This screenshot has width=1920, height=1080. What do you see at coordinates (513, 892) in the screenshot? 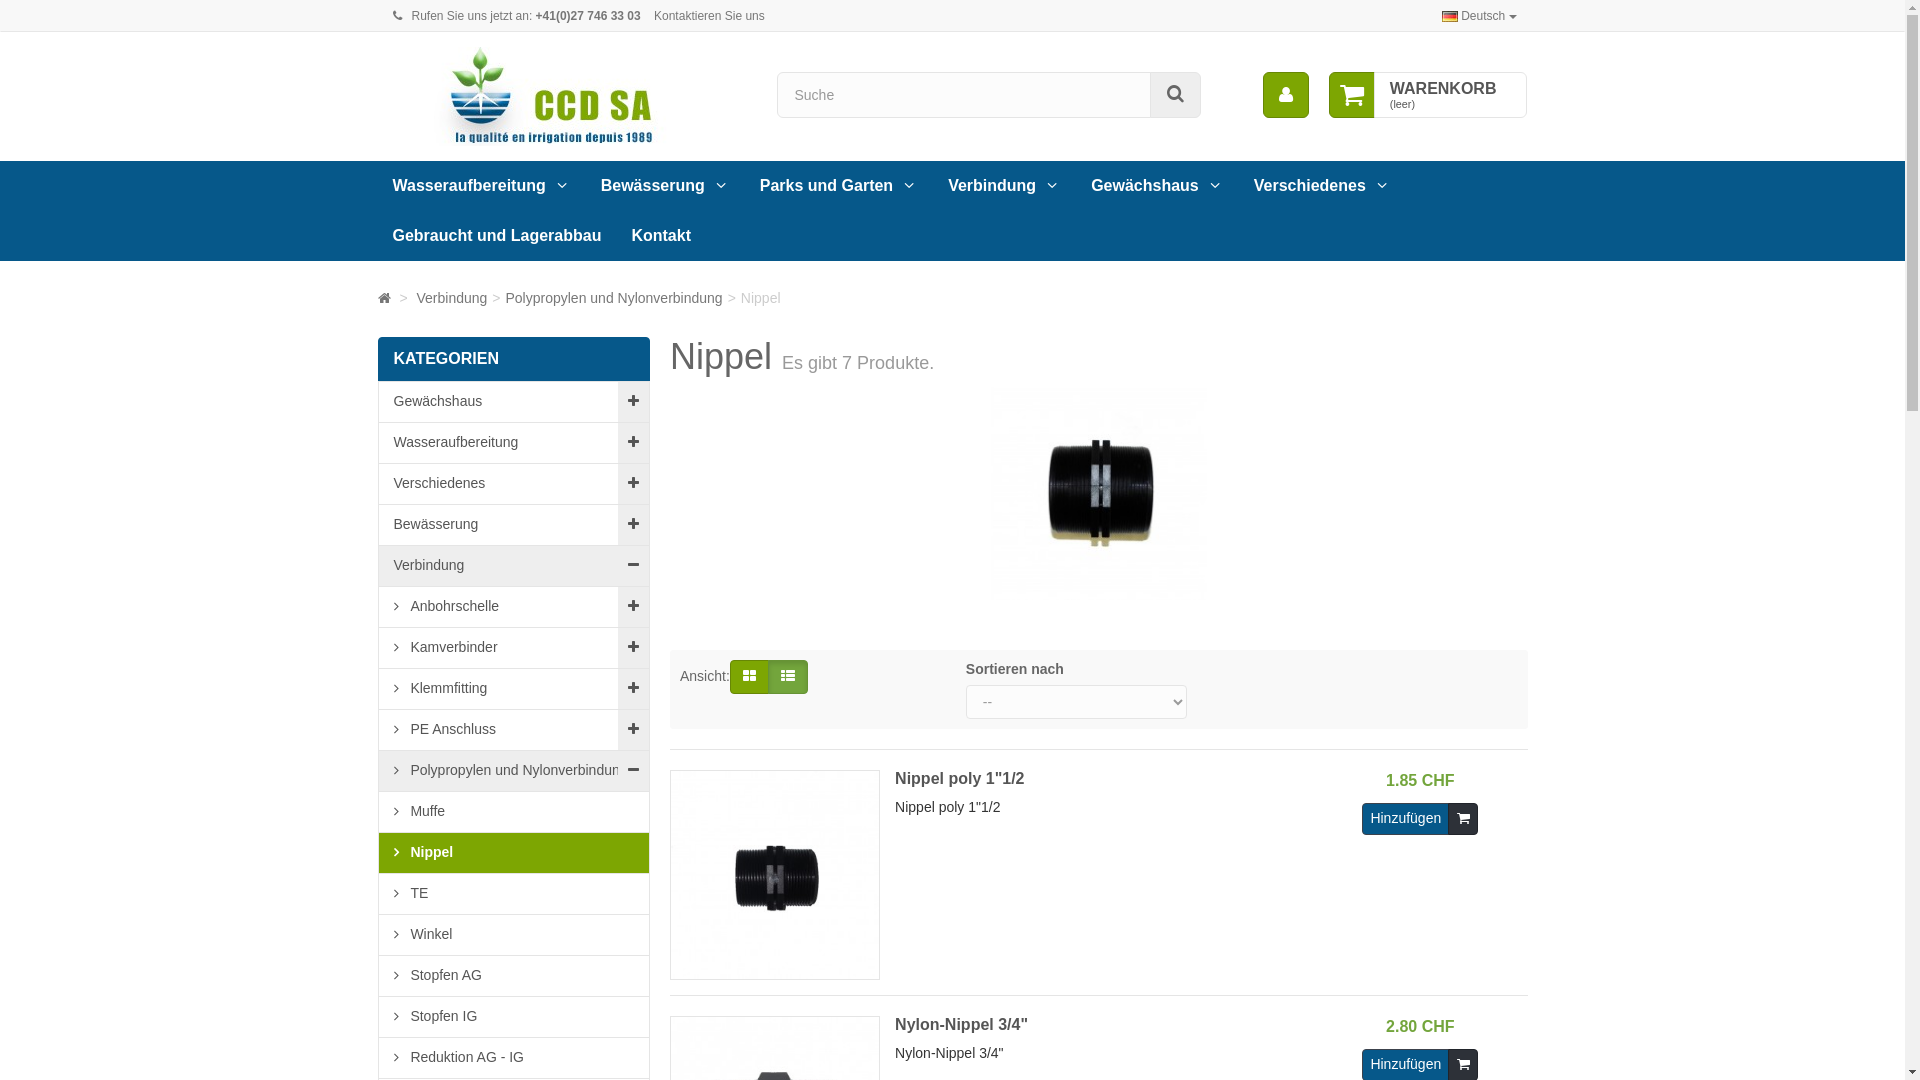
I see `'TE'` at bounding box center [513, 892].